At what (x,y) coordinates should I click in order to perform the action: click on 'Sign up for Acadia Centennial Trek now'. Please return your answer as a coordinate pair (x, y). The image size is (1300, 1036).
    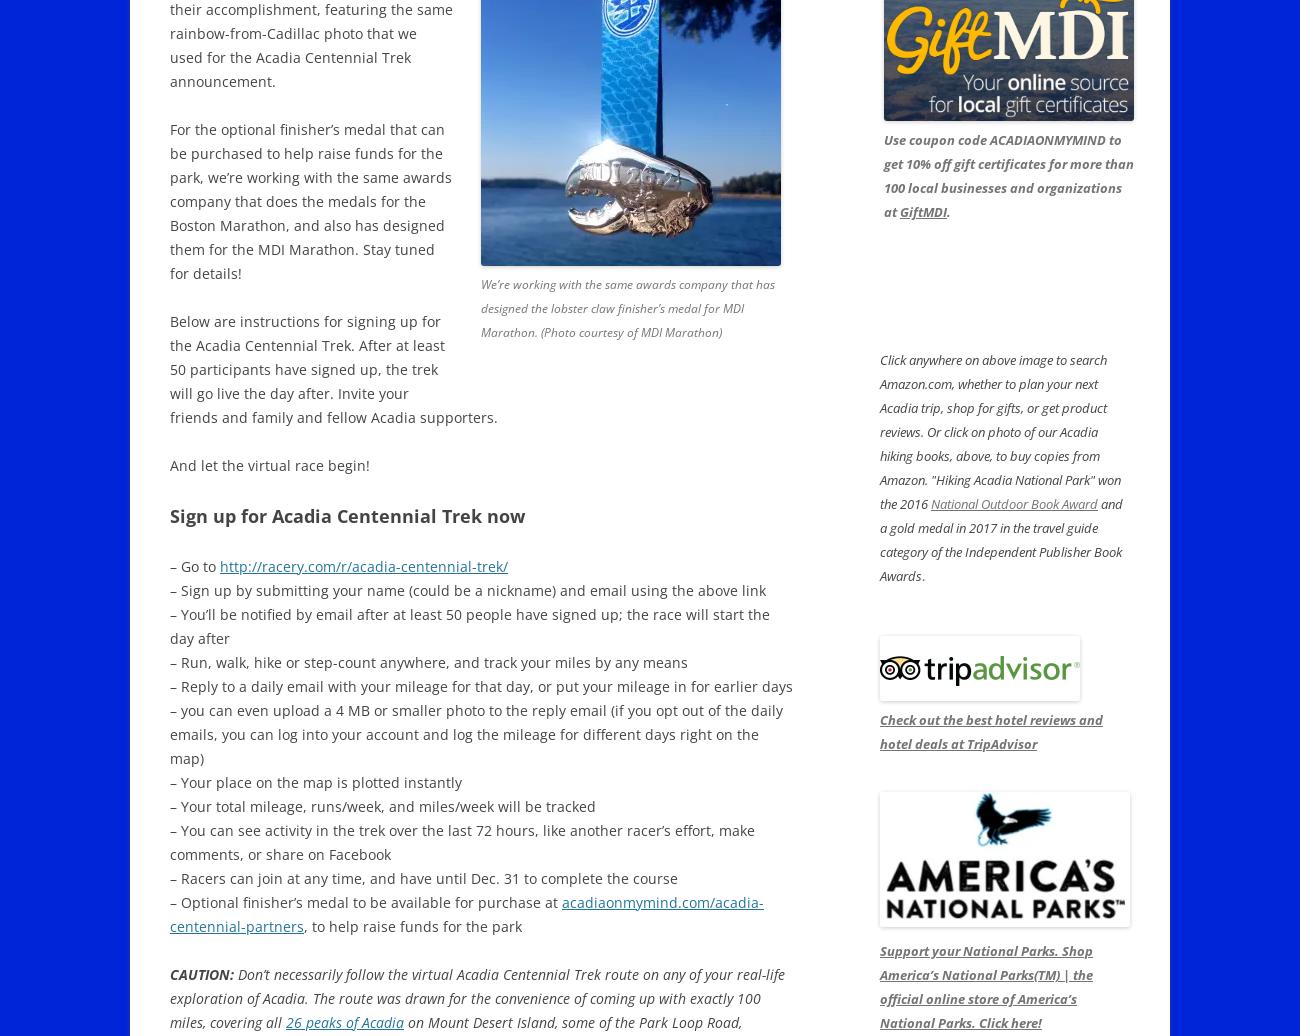
    Looking at the image, I should click on (170, 516).